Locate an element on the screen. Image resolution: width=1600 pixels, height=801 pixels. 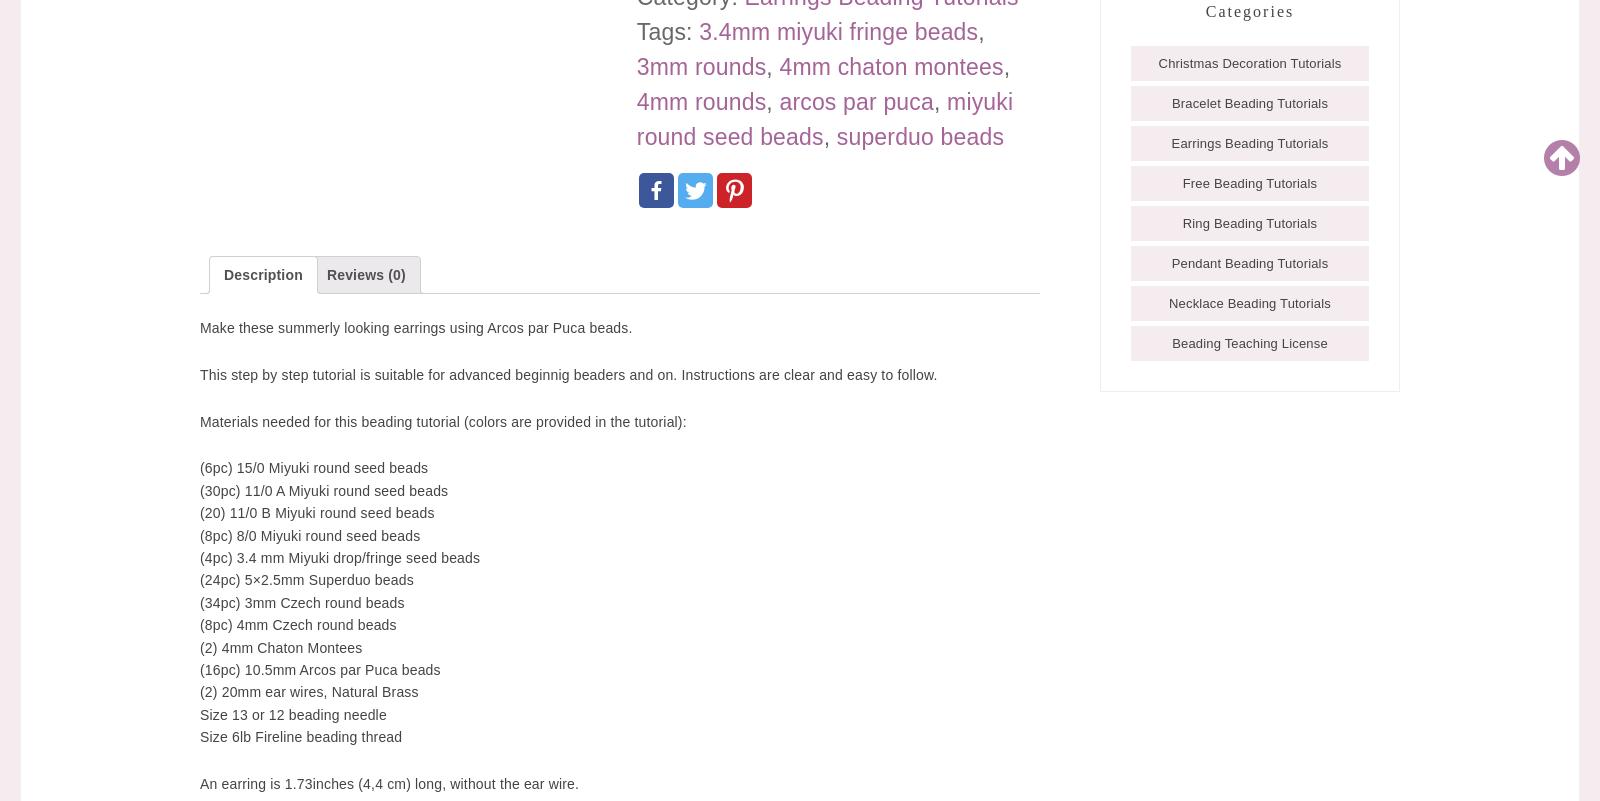
'Free Beading Tutorials' is located at coordinates (1182, 182).